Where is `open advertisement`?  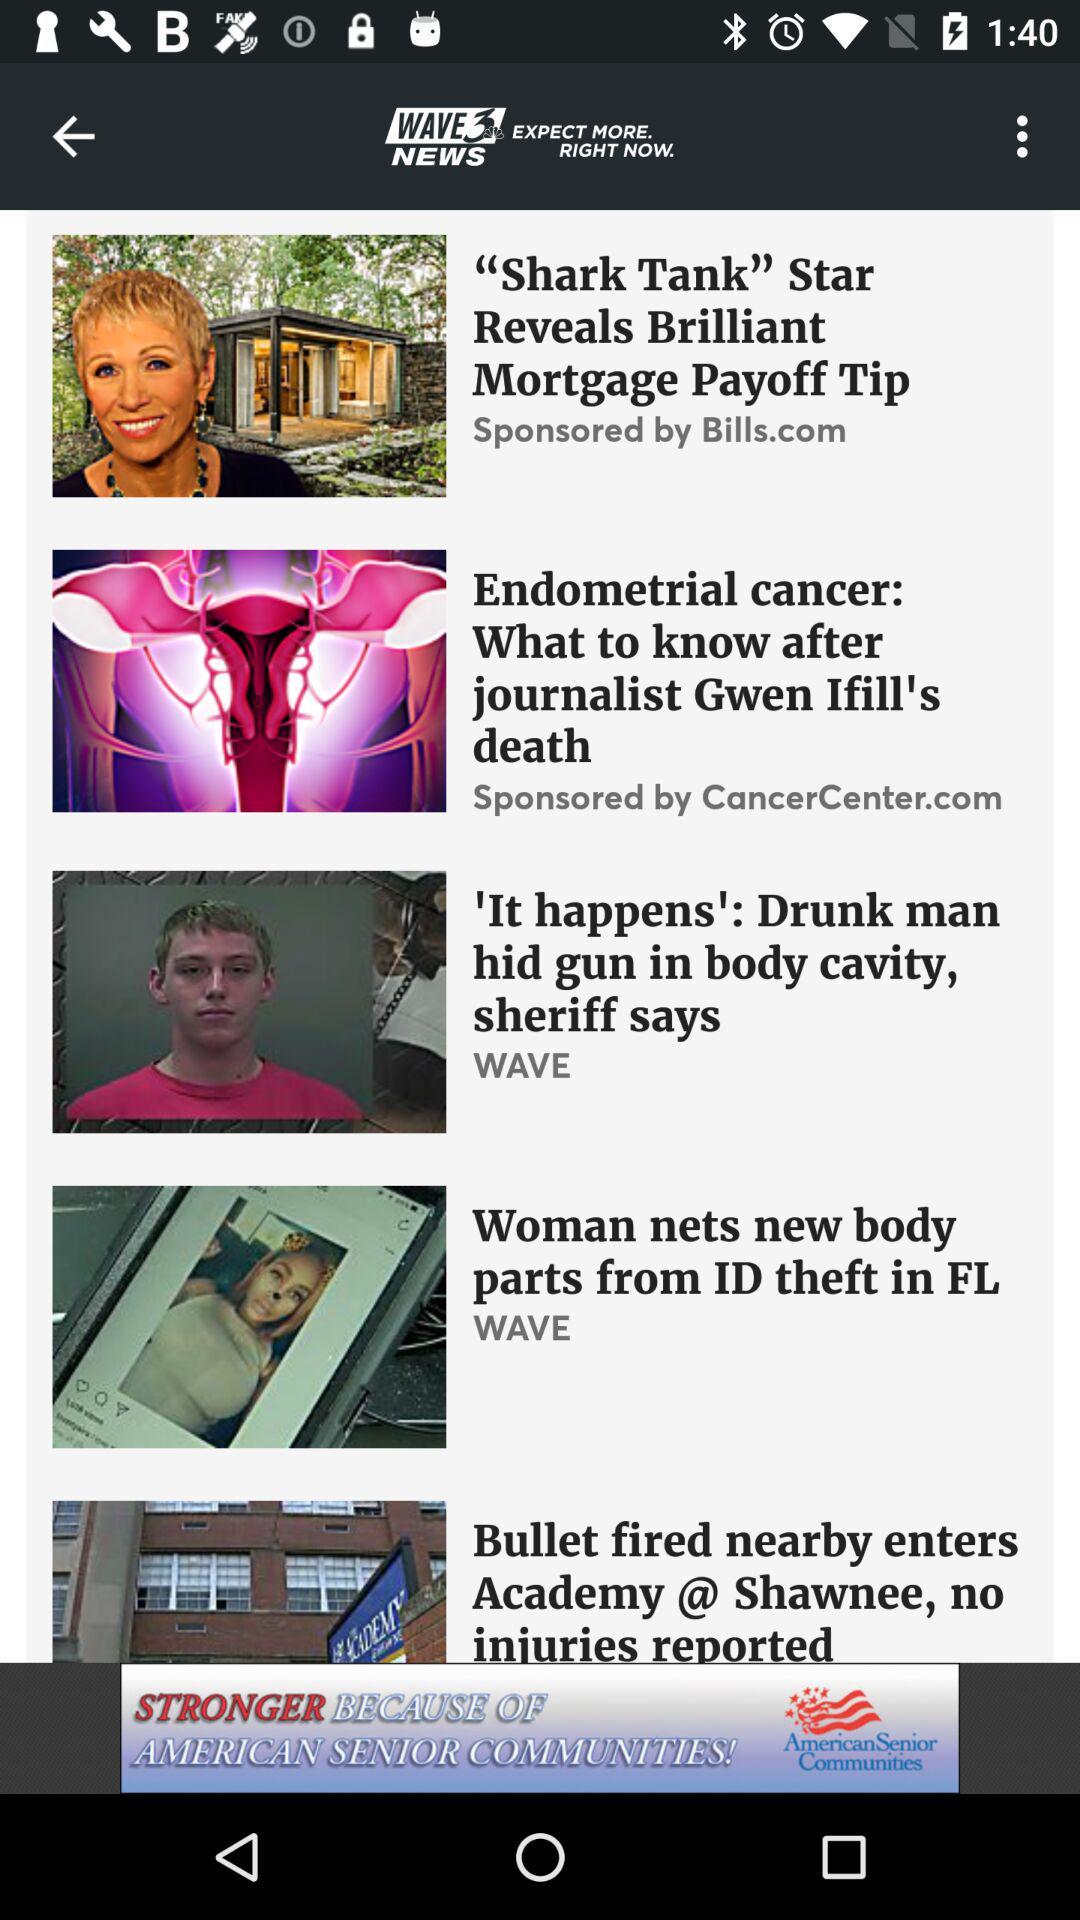 open advertisement is located at coordinates (540, 1727).